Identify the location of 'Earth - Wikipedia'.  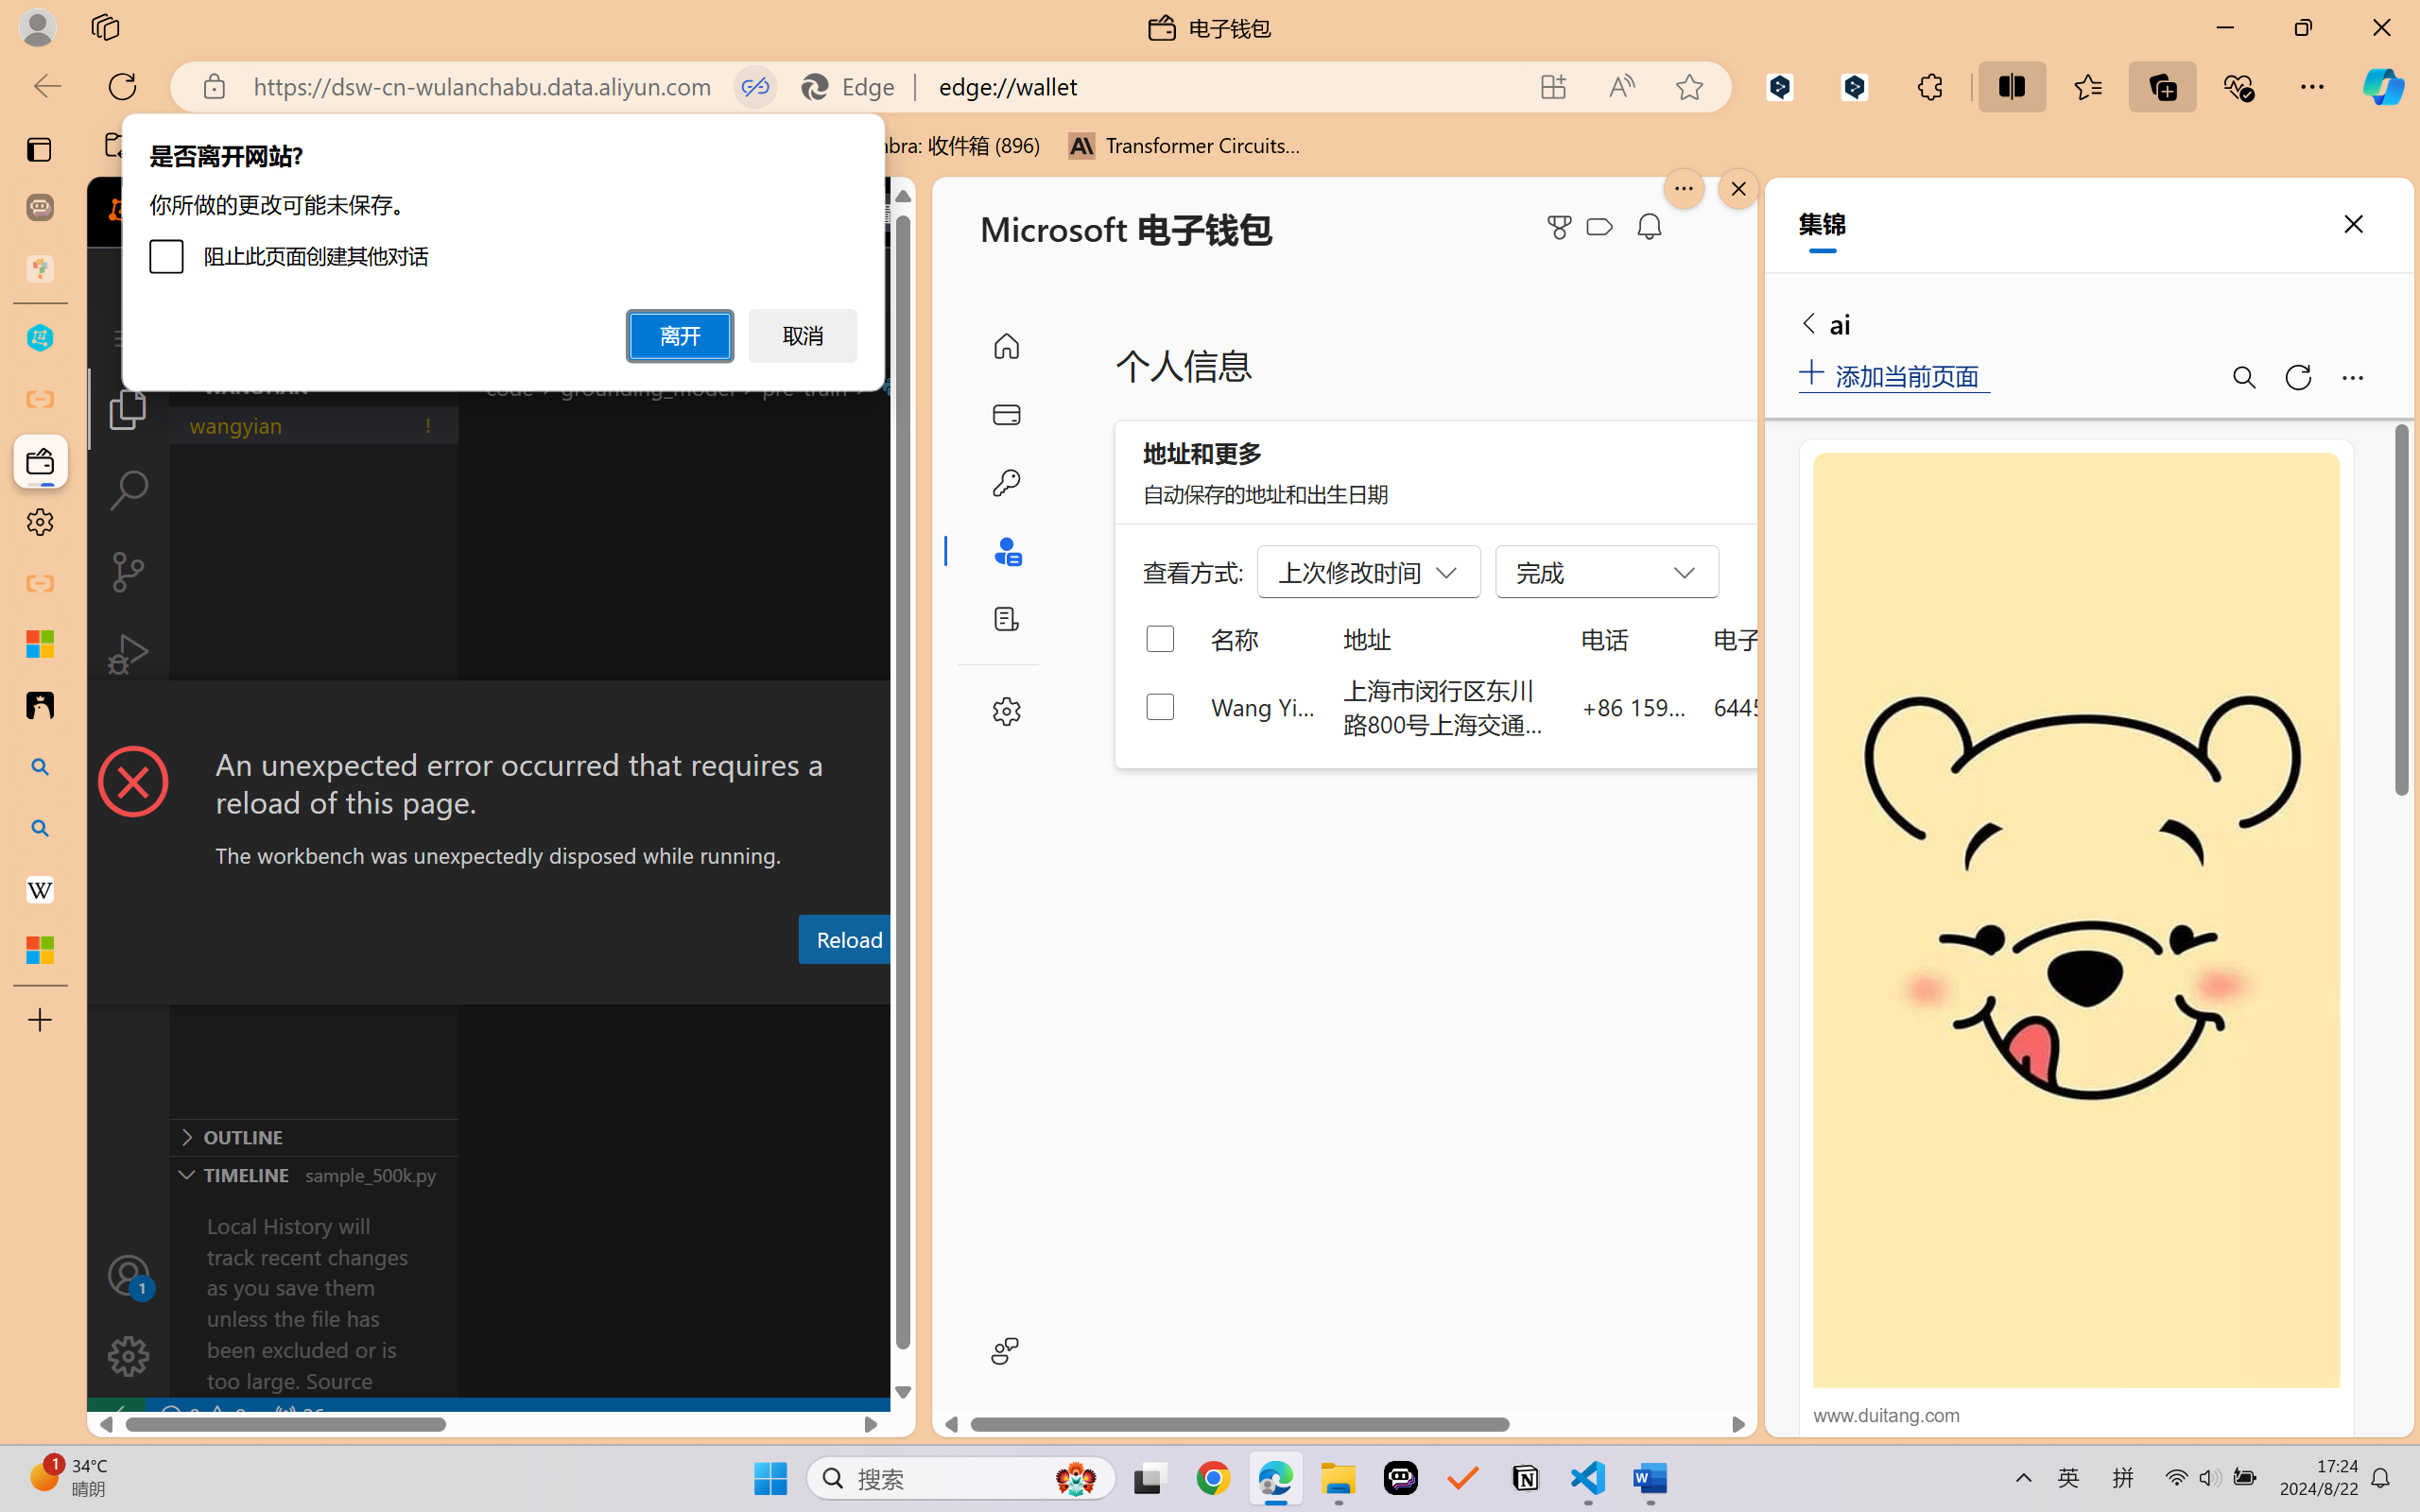
(39, 887).